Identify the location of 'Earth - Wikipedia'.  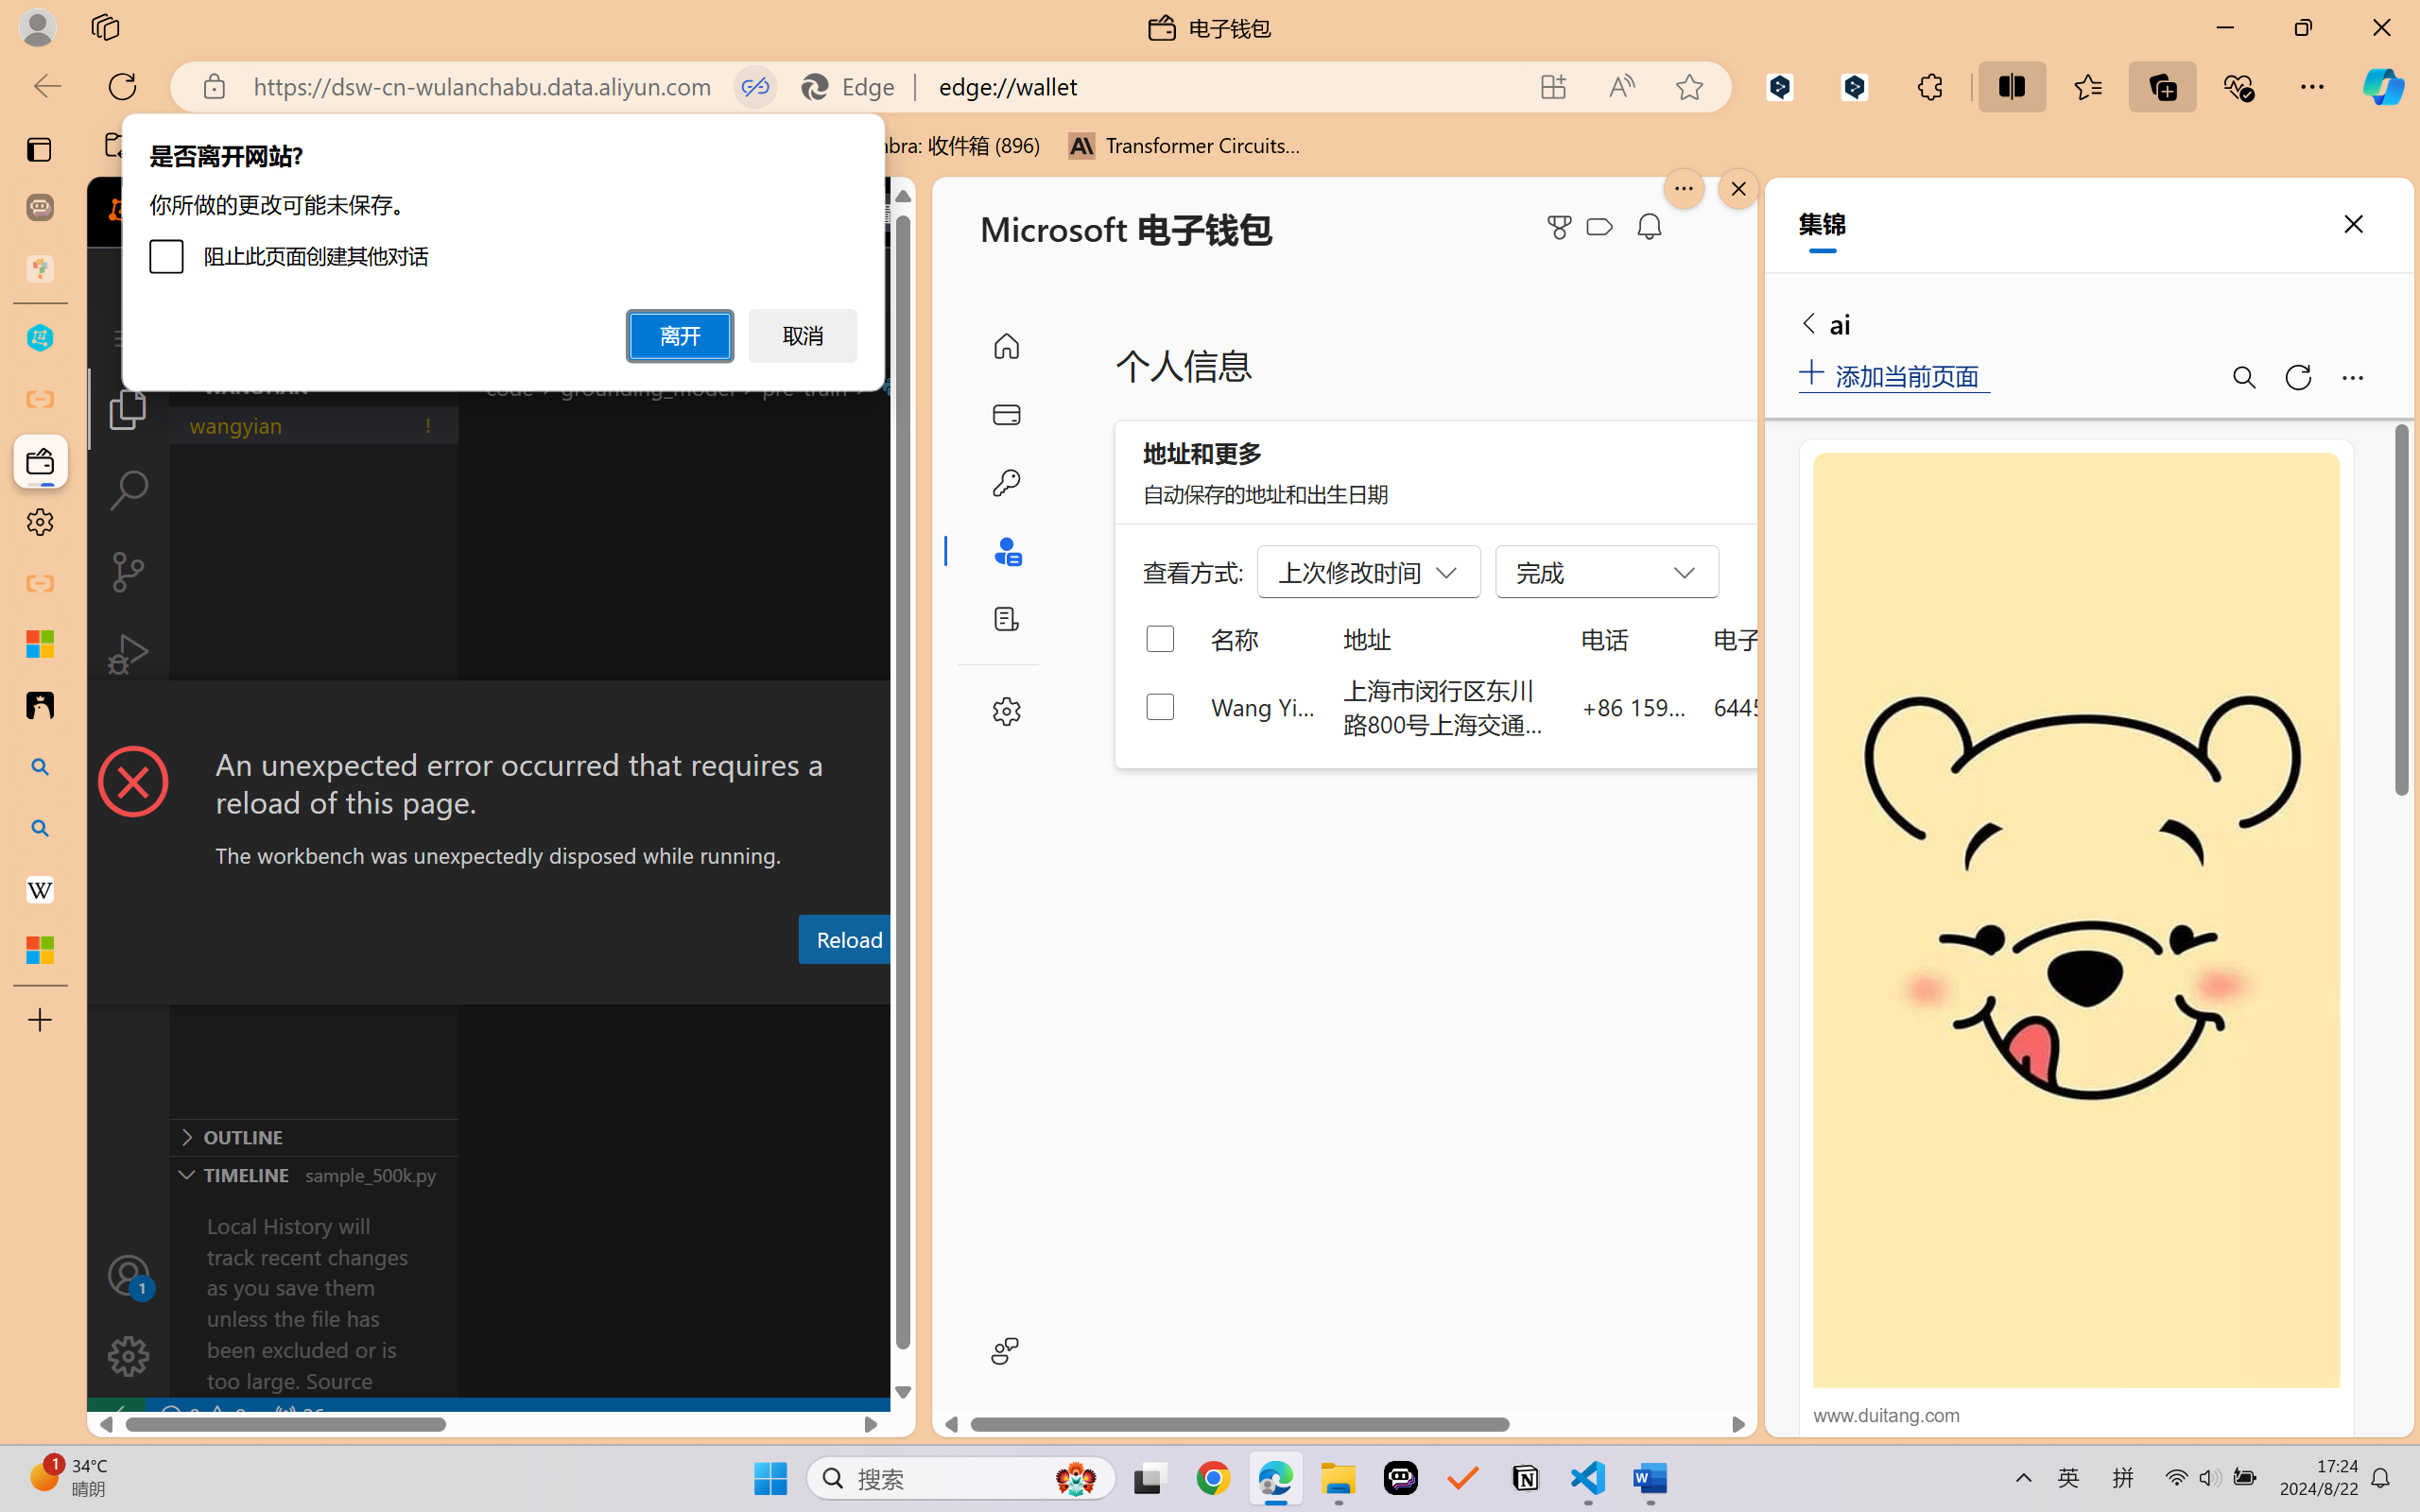
(39, 887).